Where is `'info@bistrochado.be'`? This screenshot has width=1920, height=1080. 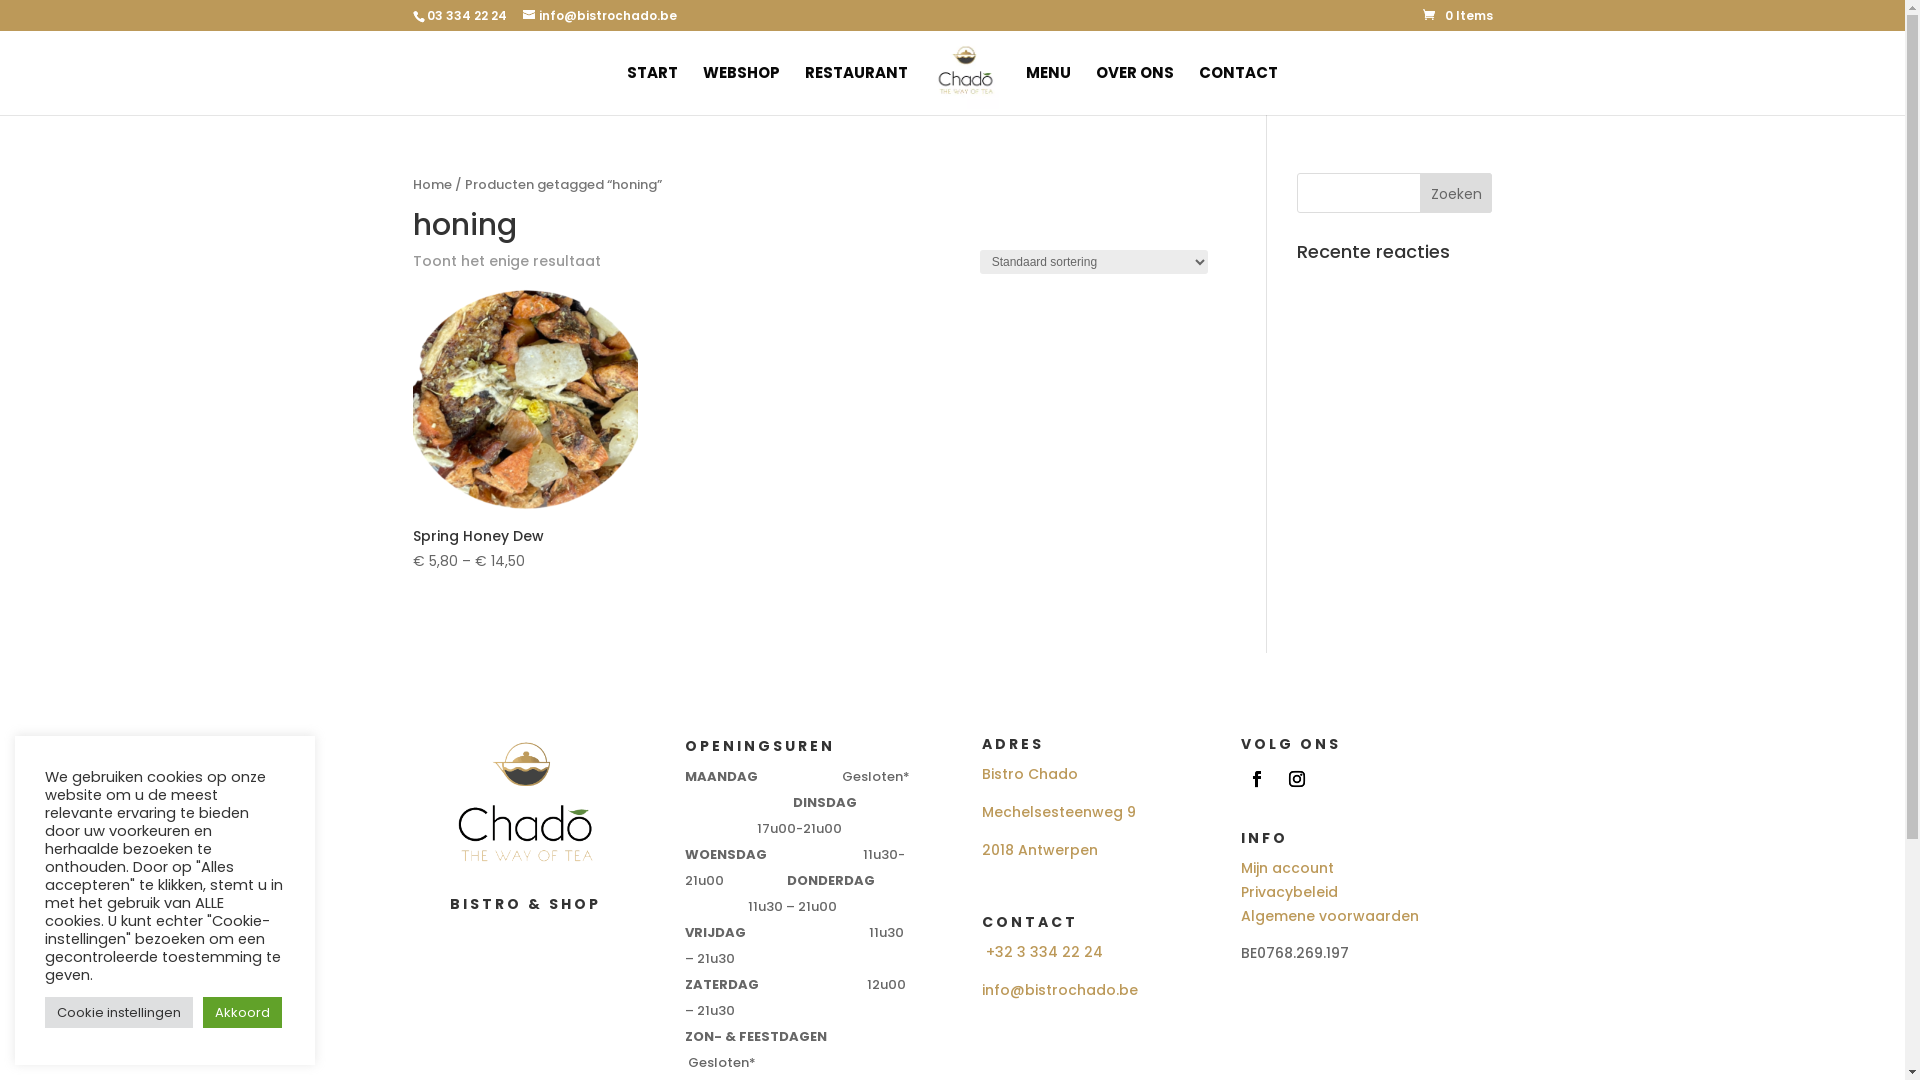 'info@bistrochado.be' is located at coordinates (1059, 990).